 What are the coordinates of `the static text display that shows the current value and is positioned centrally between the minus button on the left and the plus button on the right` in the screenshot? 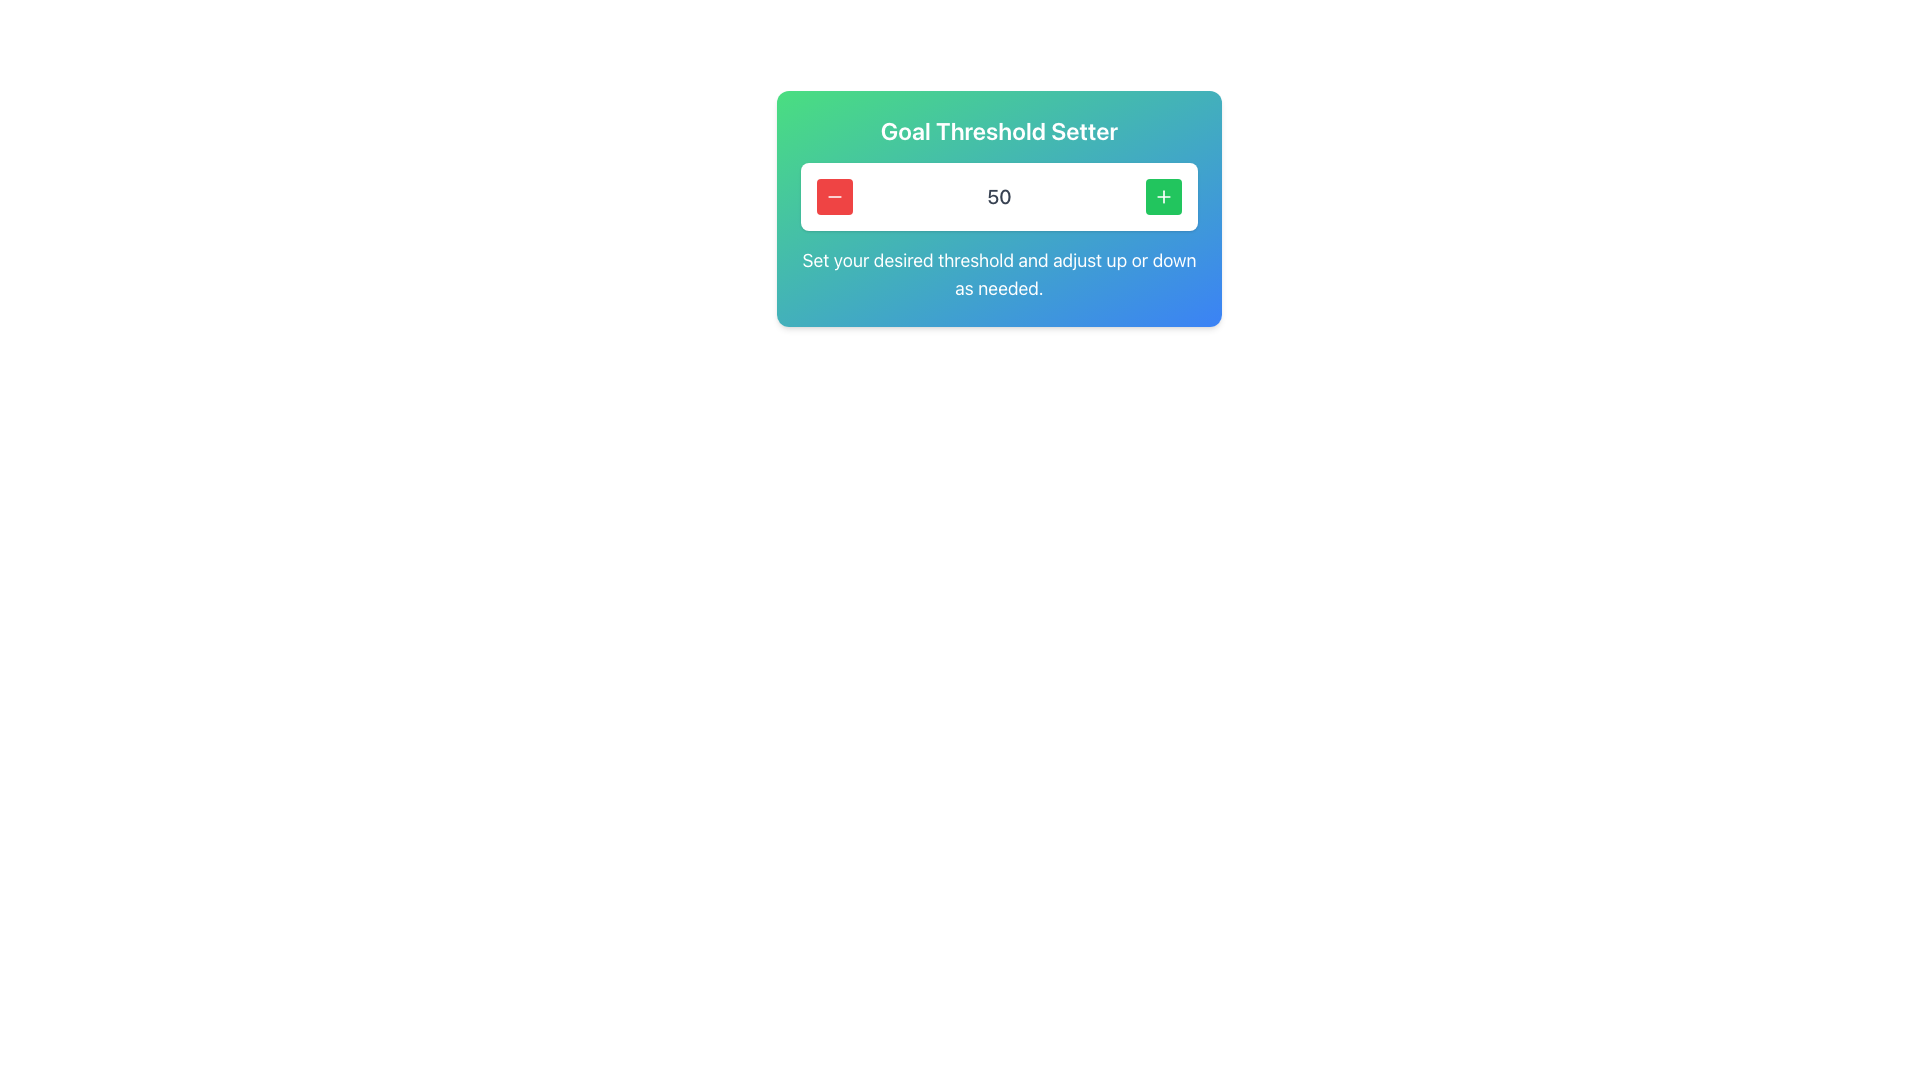 It's located at (999, 196).